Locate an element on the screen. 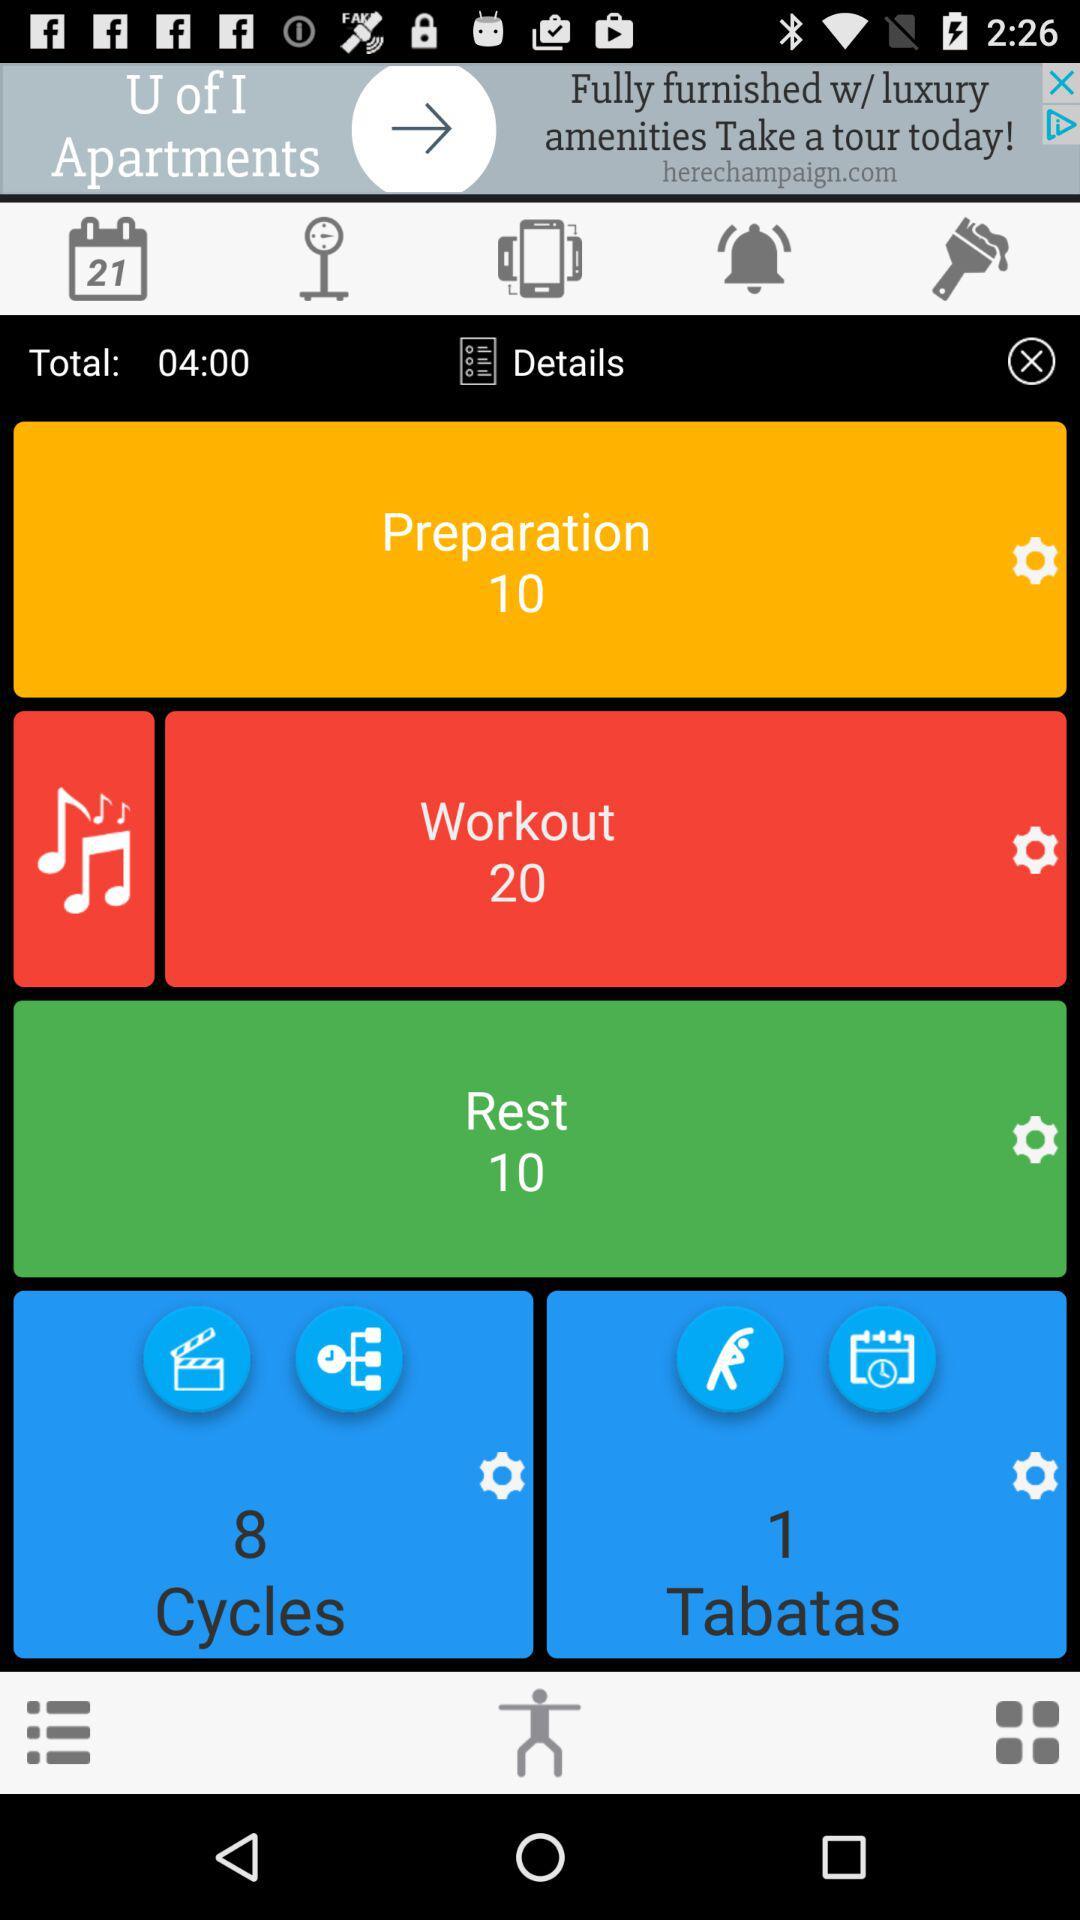 This screenshot has height=1920, width=1080. the more information is located at coordinates (57, 1731).